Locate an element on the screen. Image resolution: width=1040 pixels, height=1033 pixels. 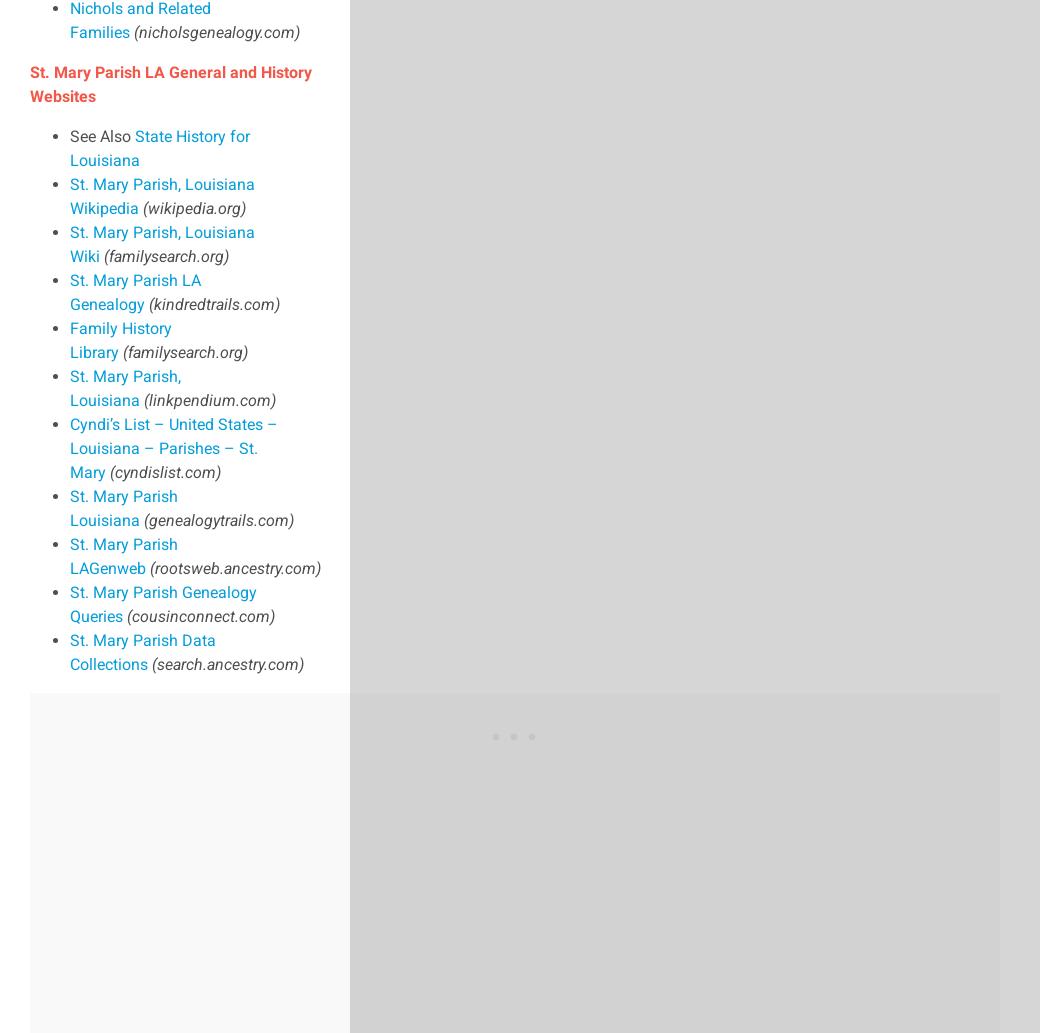
'St. Mary Parish LA Genealogy' is located at coordinates (135, 290).